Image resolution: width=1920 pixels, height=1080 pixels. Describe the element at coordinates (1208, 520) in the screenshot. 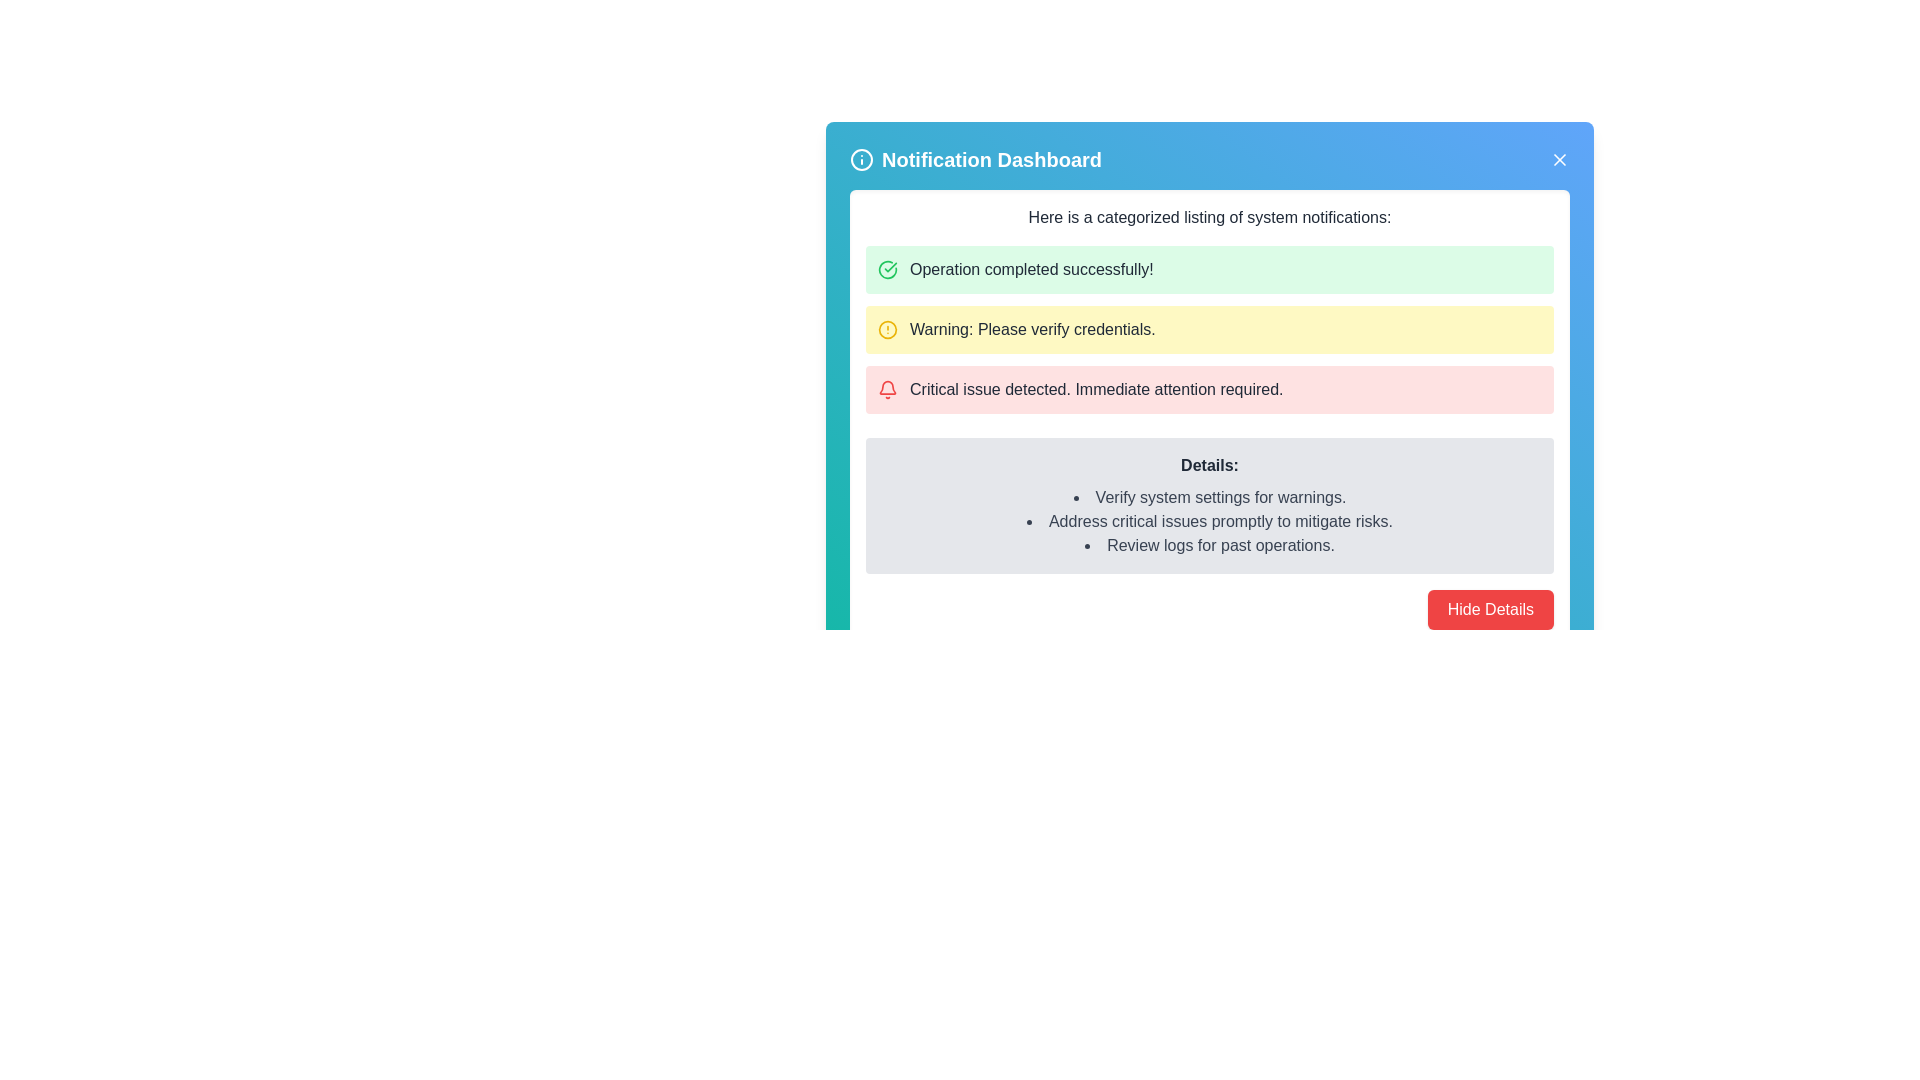

I see `instructional text located beneath 'Verify system settings for warnings' and above 'Review logs for past operations' in the bullet-point list within the light gray box labeled 'Details:' on the notification card` at that location.